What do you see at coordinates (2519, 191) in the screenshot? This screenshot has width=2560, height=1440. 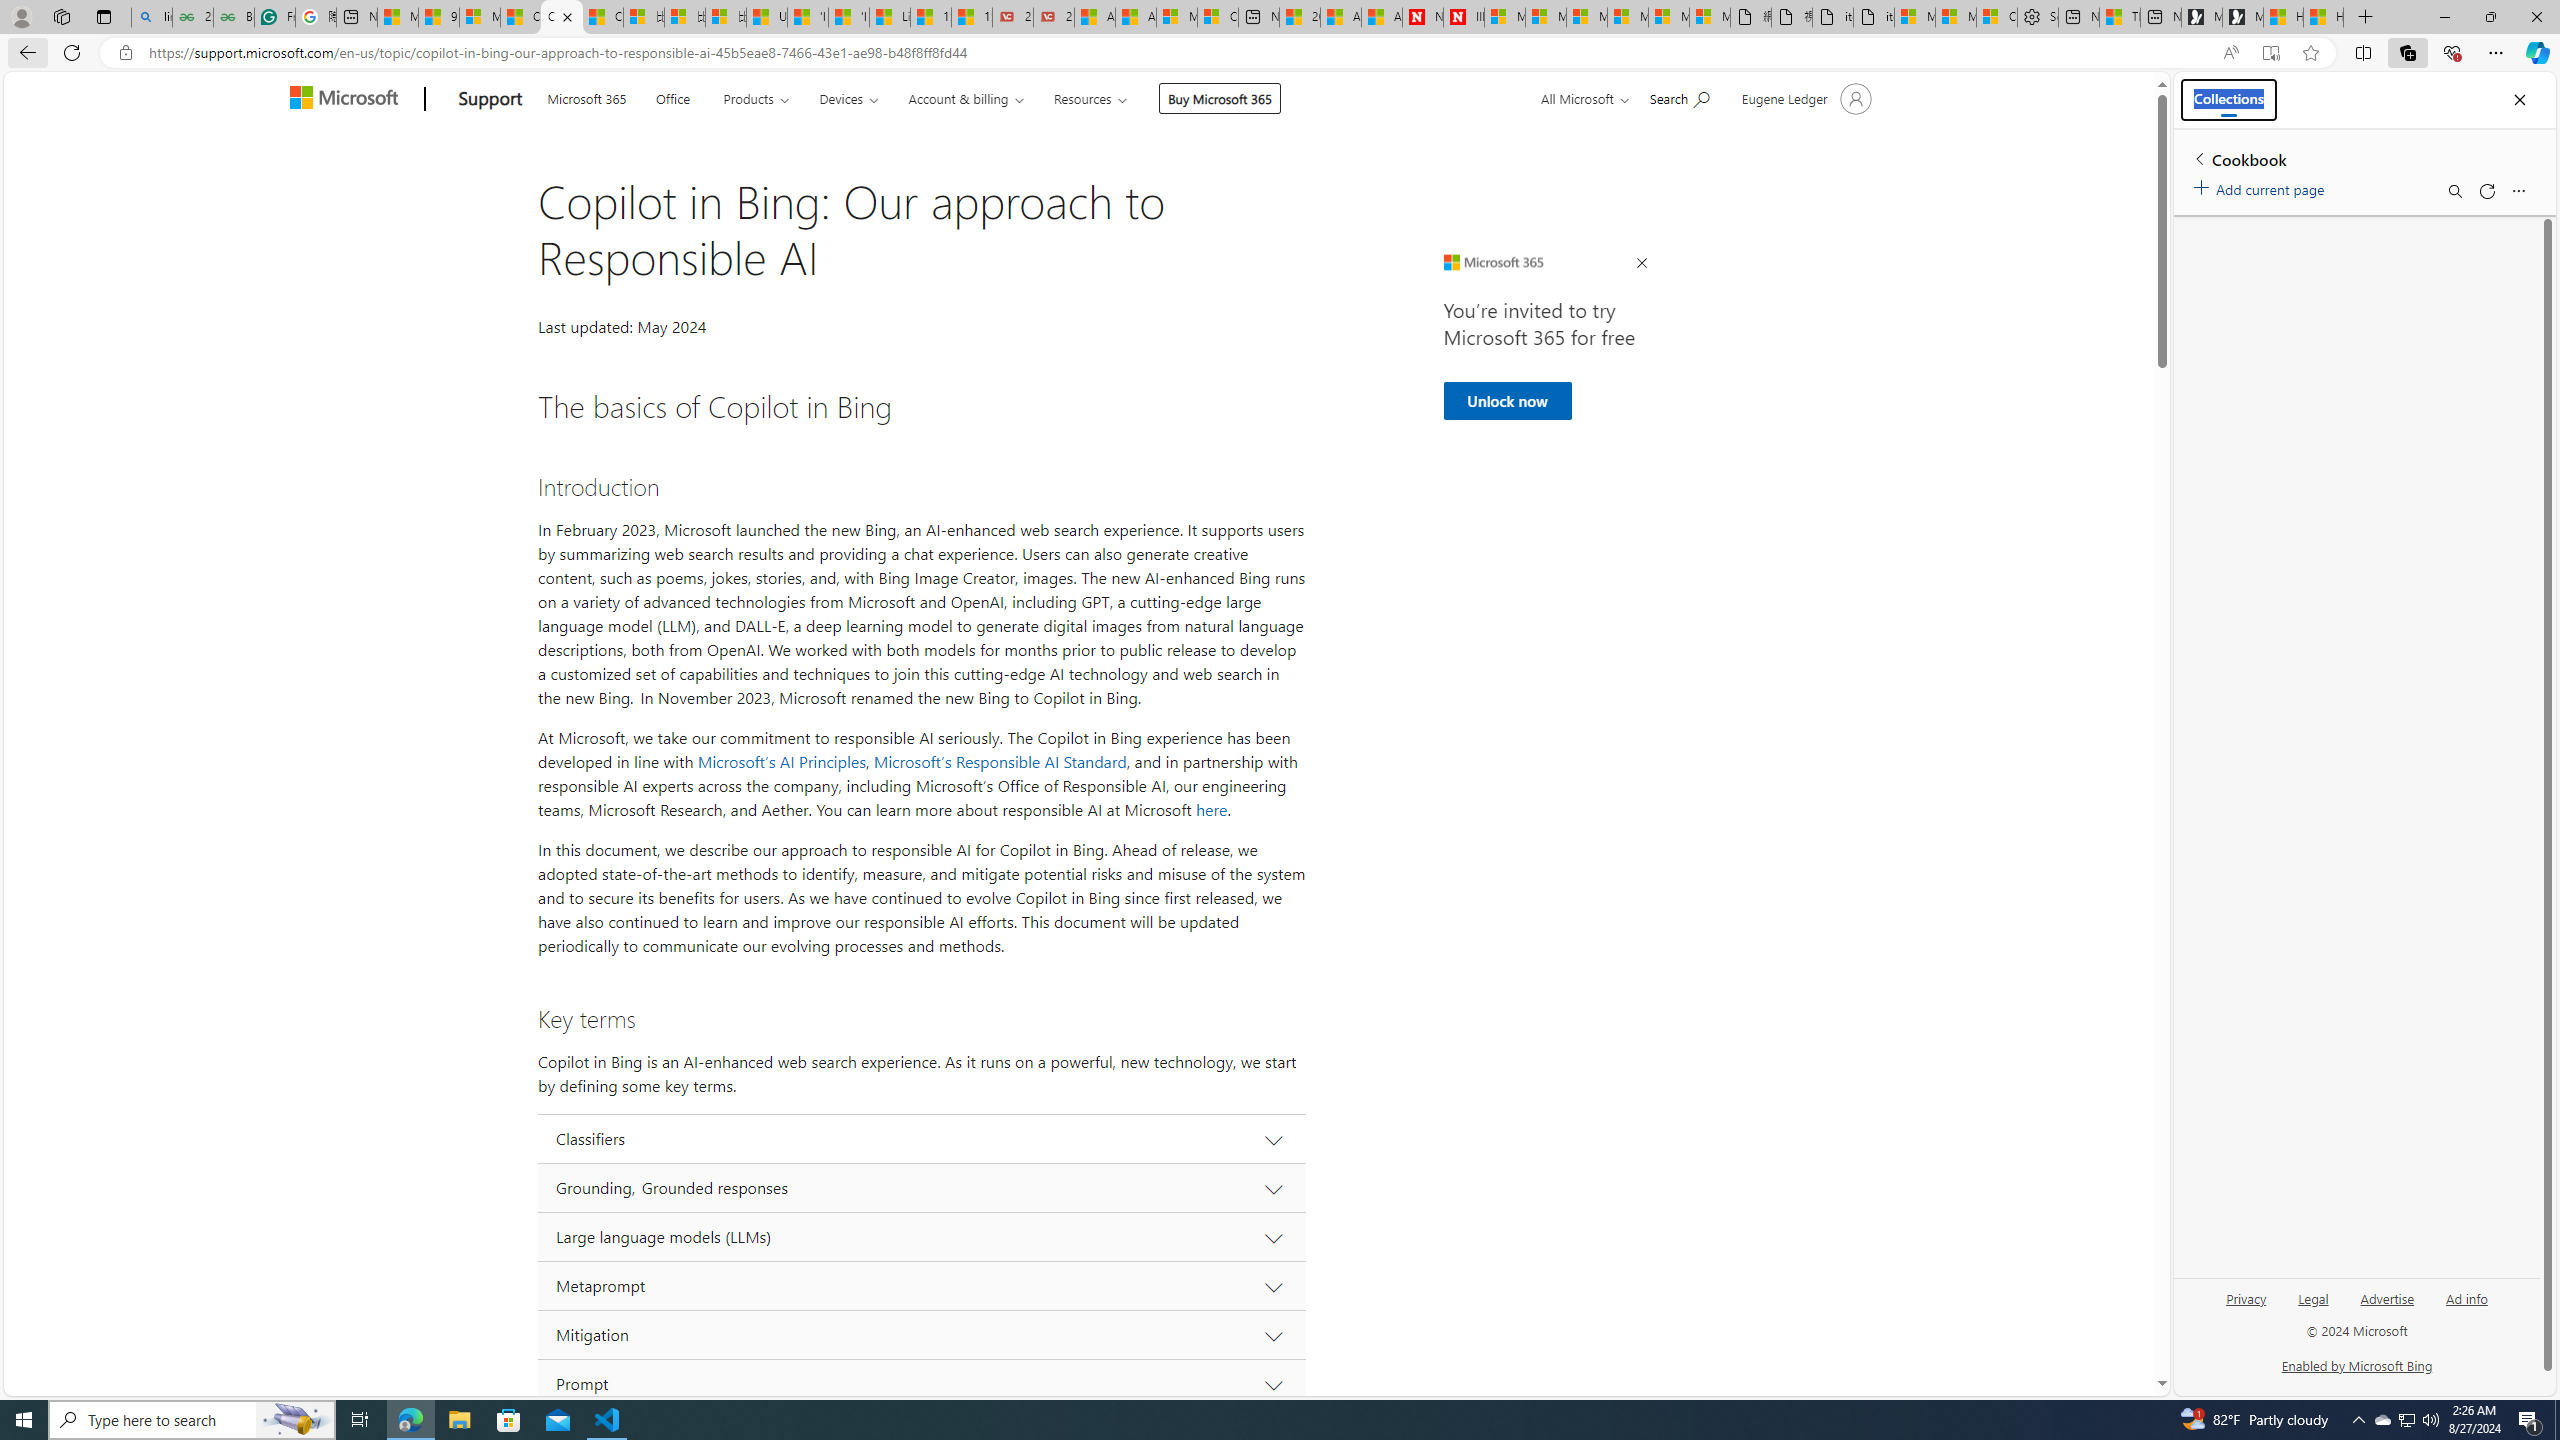 I see `'More options menu'` at bounding box center [2519, 191].